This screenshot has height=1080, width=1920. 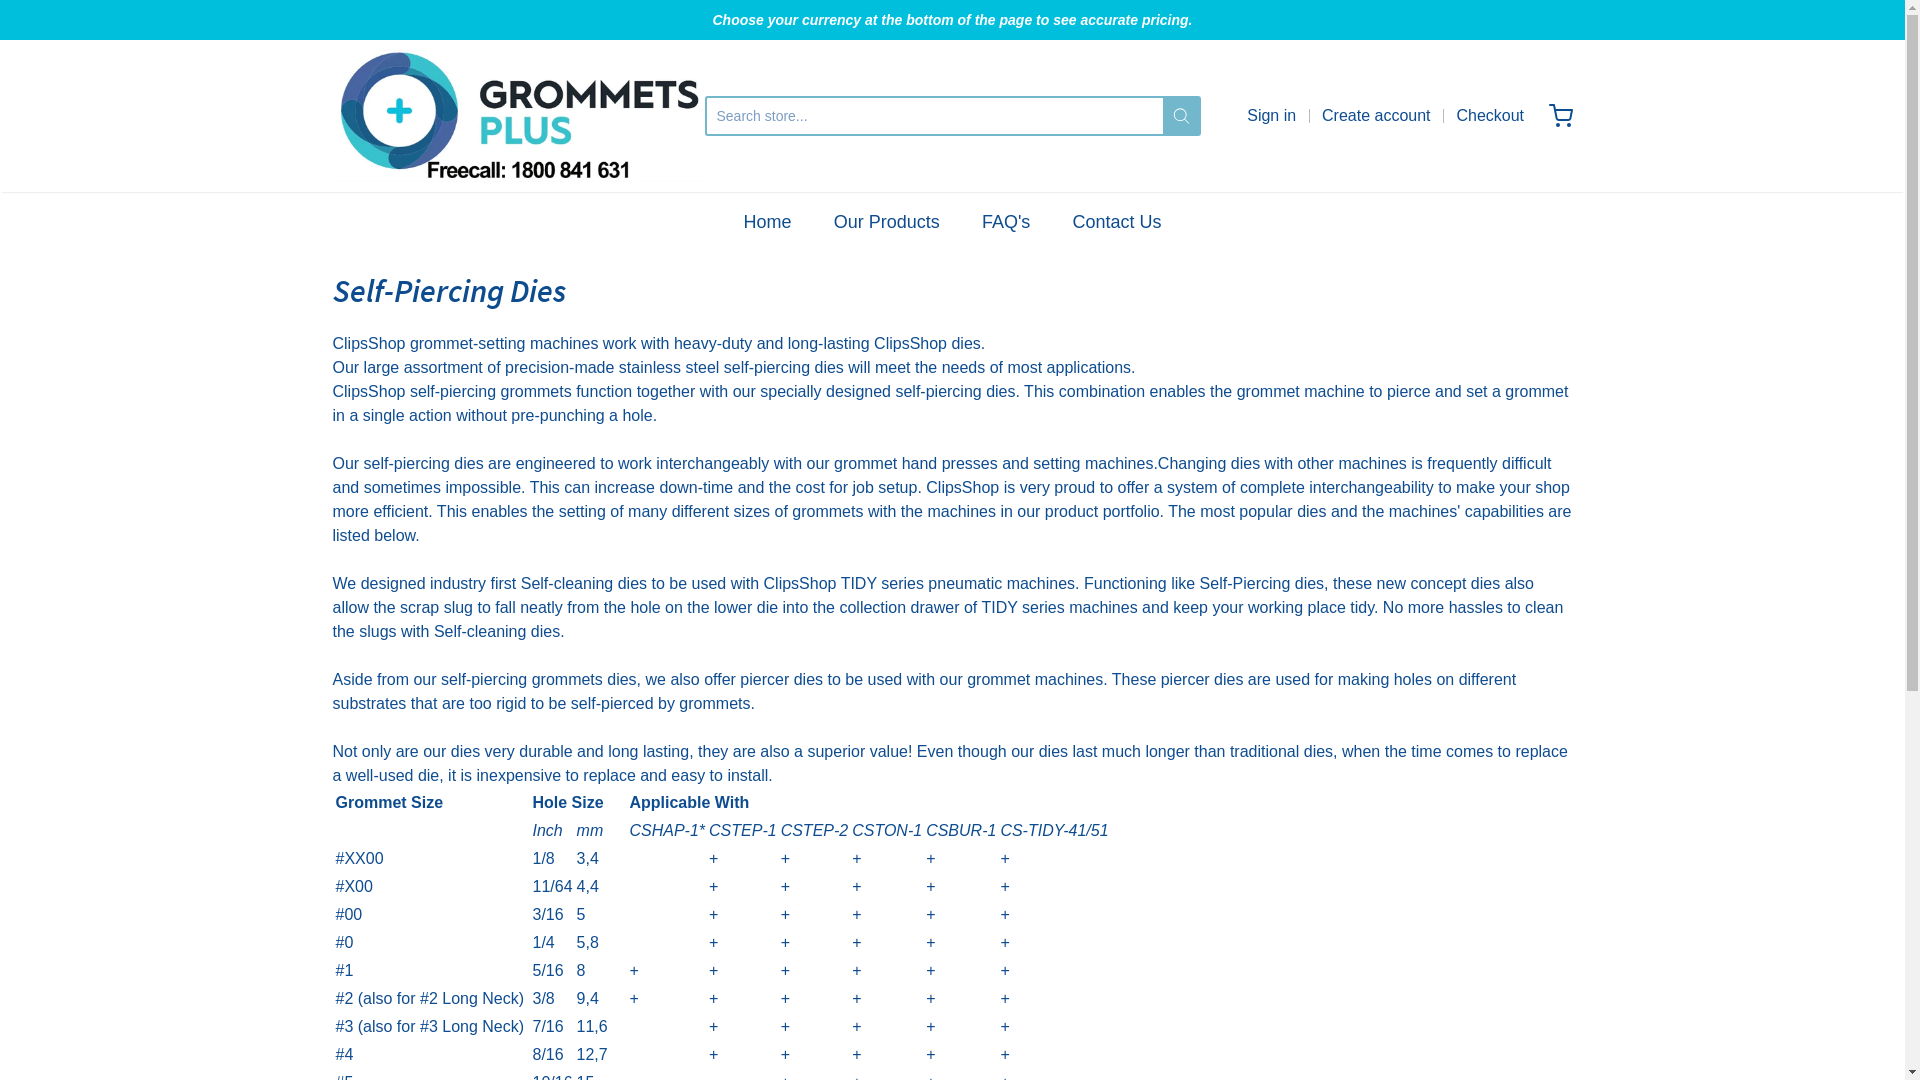 I want to click on 'FAQ's', so click(x=982, y=222).